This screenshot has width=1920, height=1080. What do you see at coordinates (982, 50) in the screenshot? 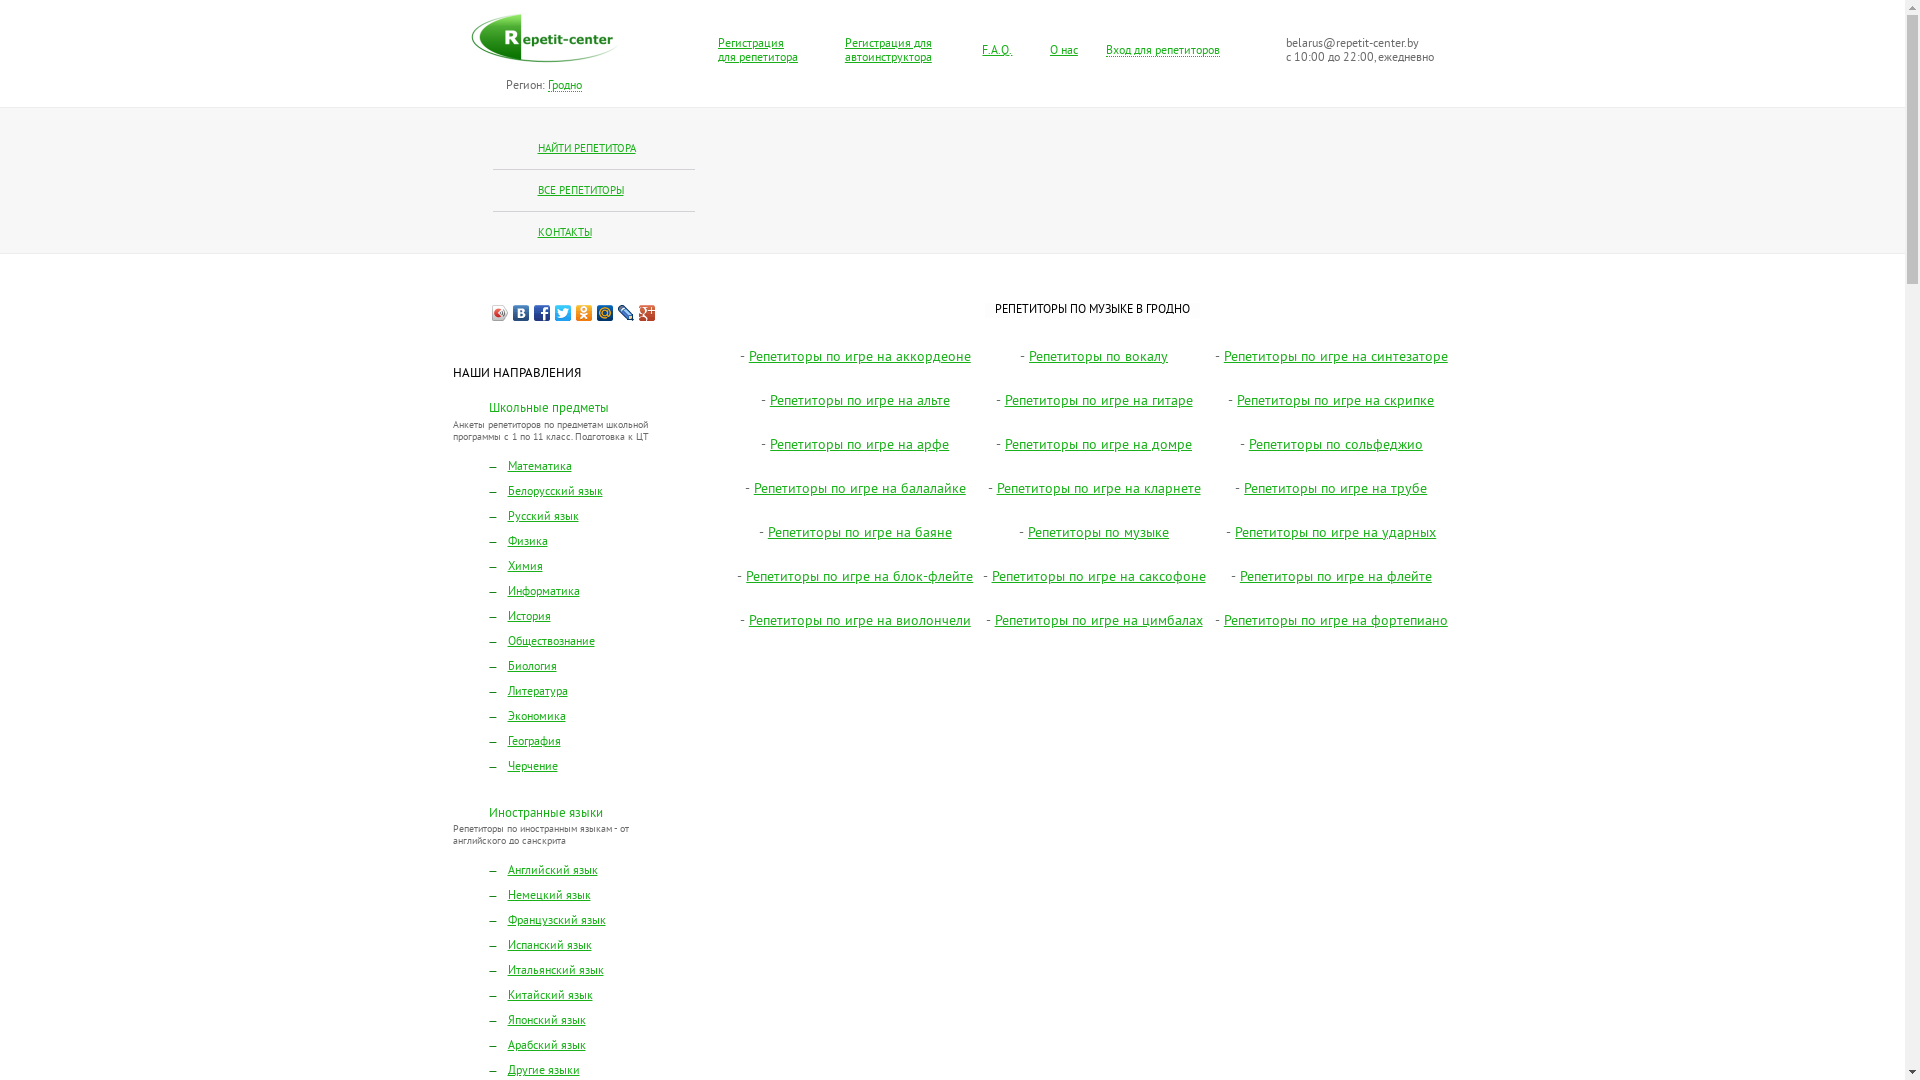
I see `'F.A.Q.'` at bounding box center [982, 50].